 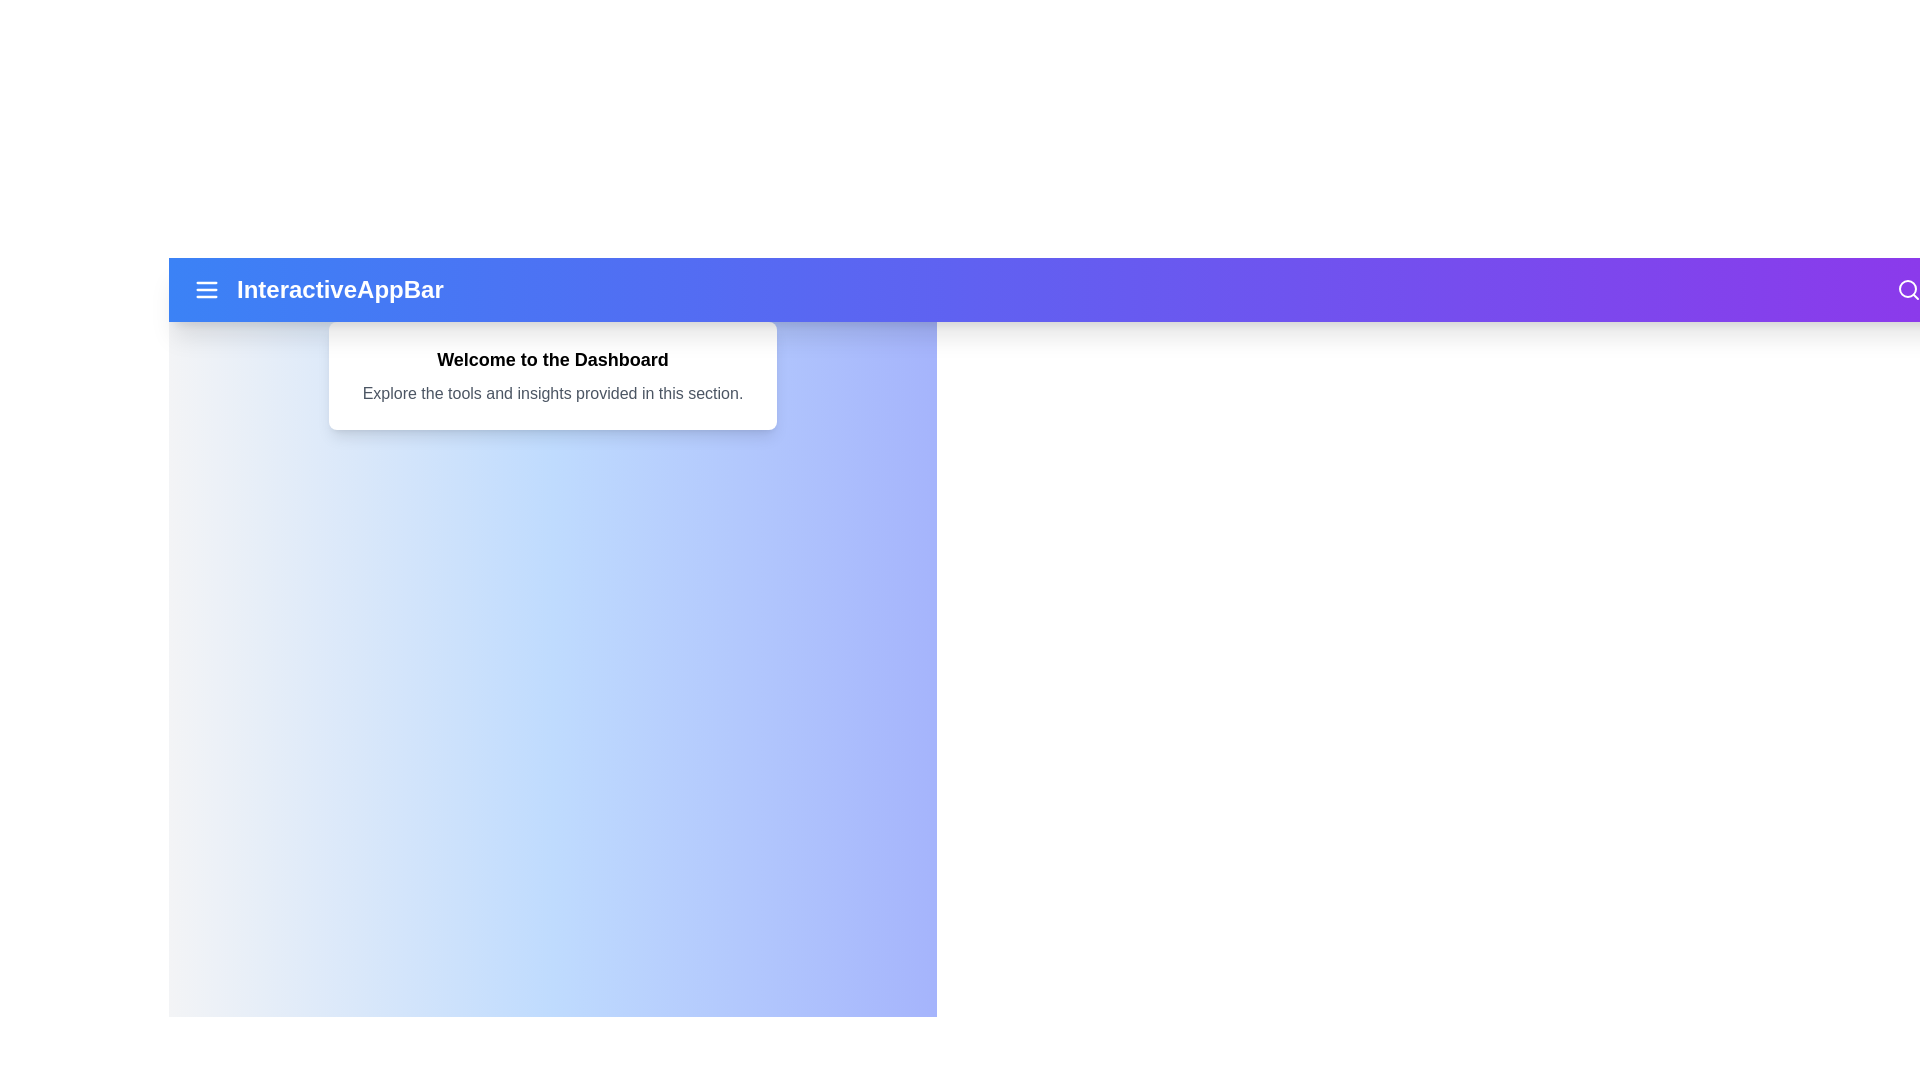 I want to click on the menu icon to toggle the sidebar, so click(x=206, y=289).